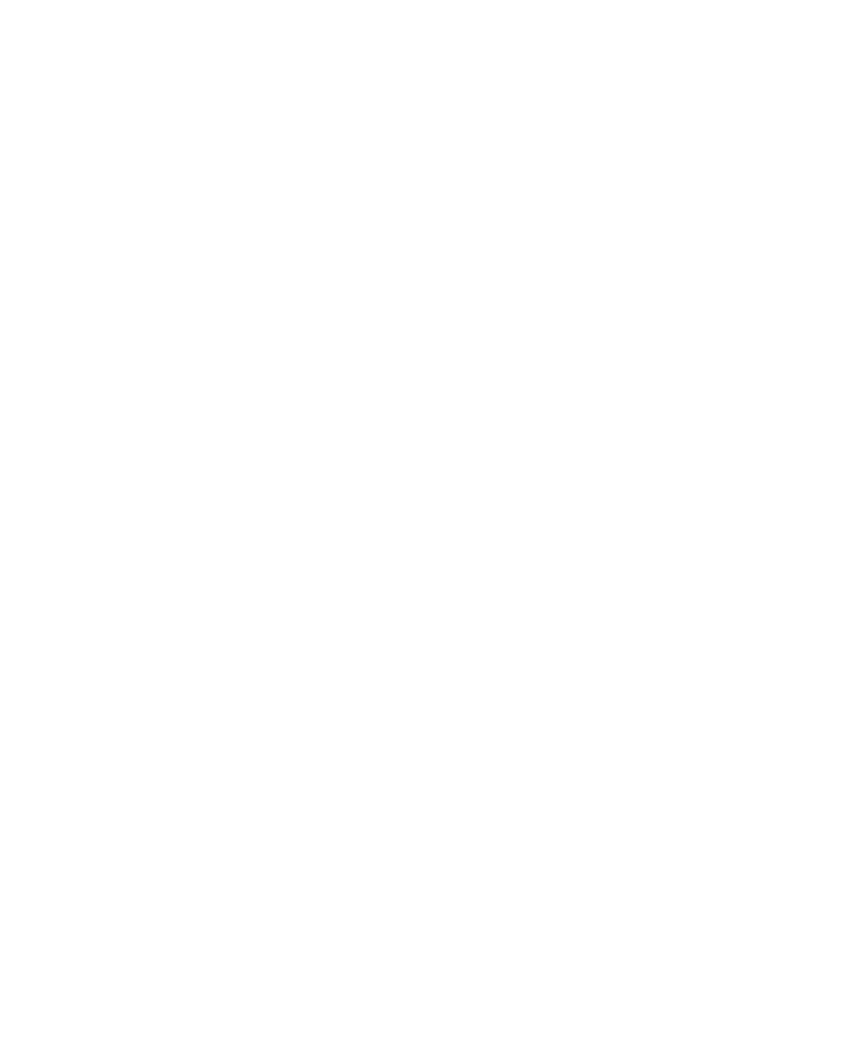 This screenshot has width=850, height=1039. What do you see at coordinates (332, 271) in the screenshot?
I see `'For media inquiries, please contact'` at bounding box center [332, 271].